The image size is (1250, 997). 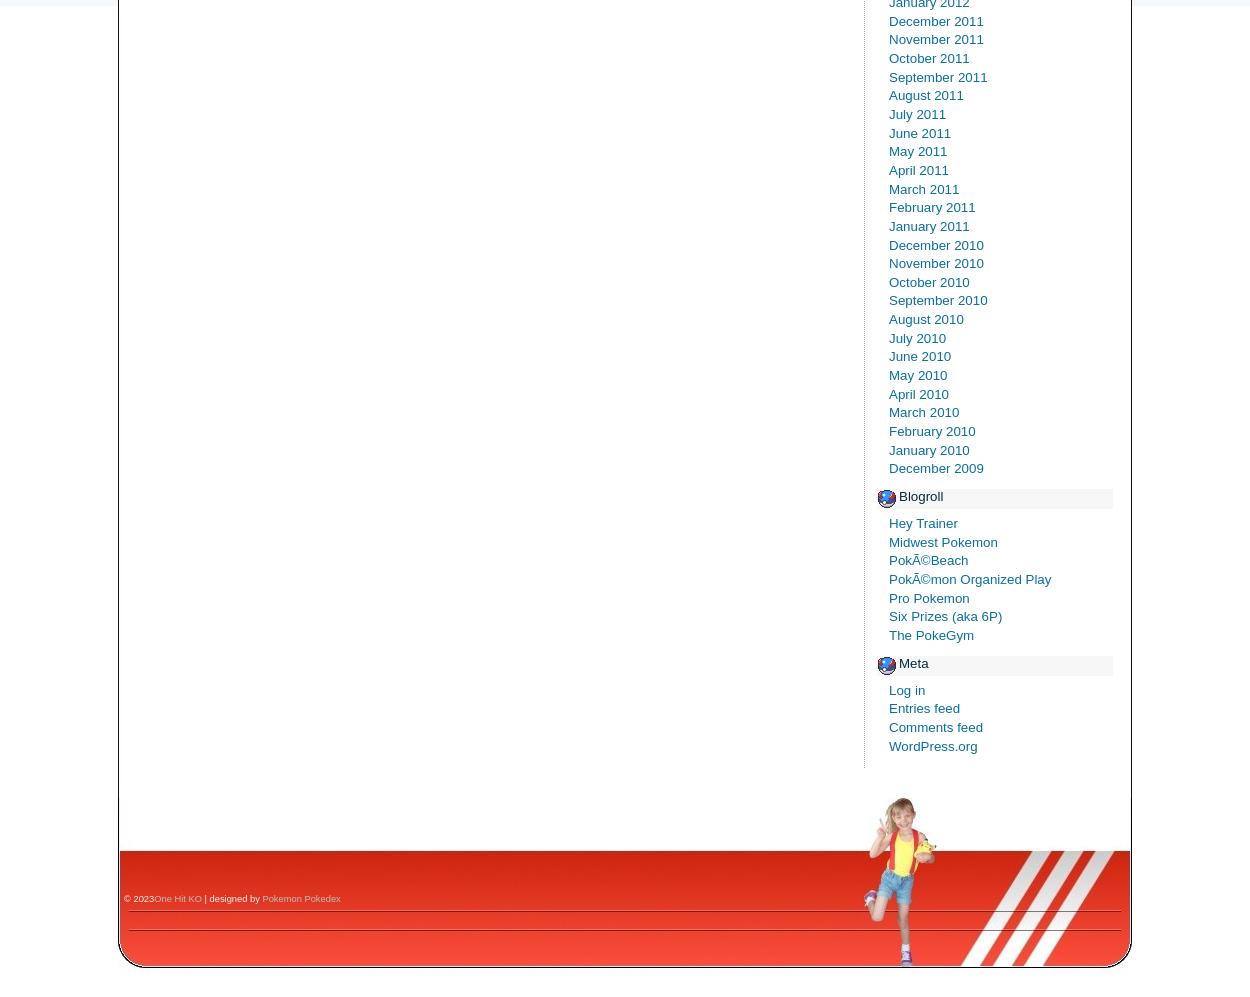 I want to click on 'November 2010', so click(x=936, y=262).